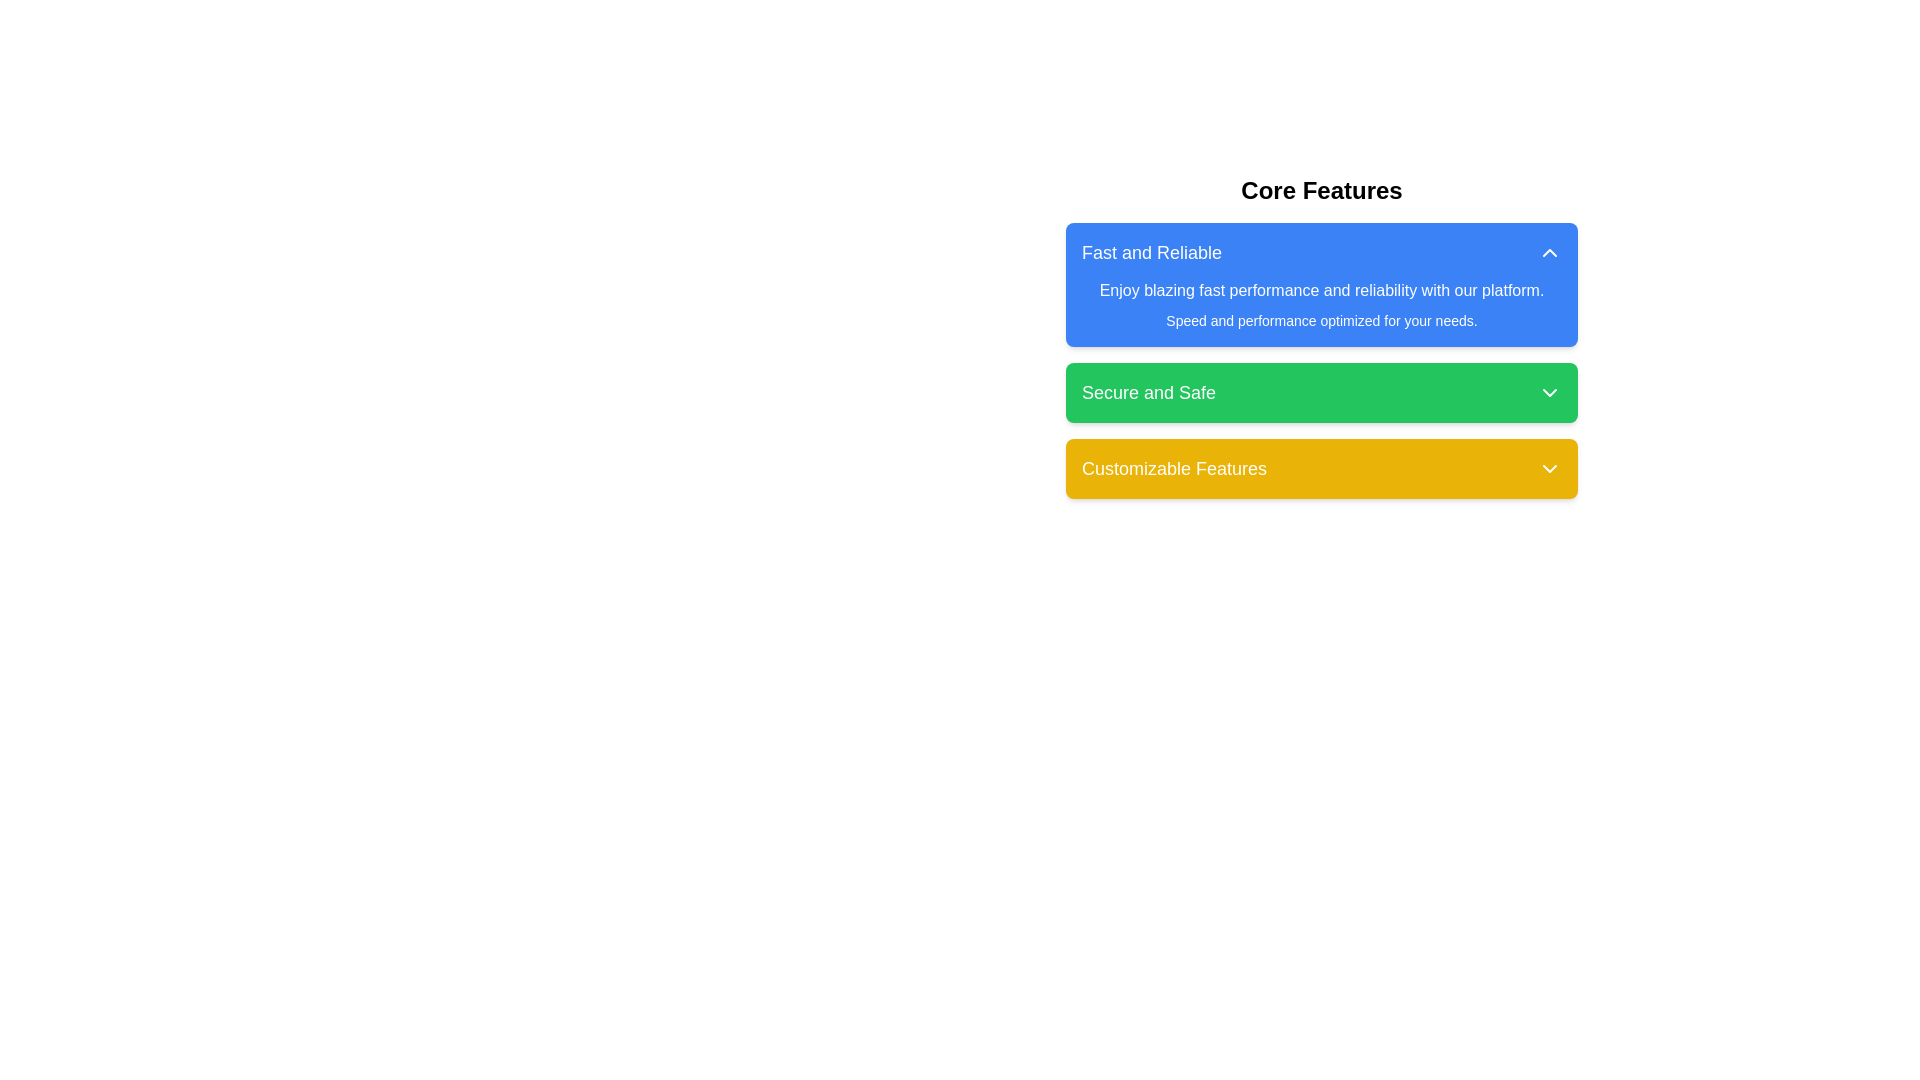 The width and height of the screenshot is (1920, 1080). I want to click on the downward-facing chevron icon, so click(1549, 393).